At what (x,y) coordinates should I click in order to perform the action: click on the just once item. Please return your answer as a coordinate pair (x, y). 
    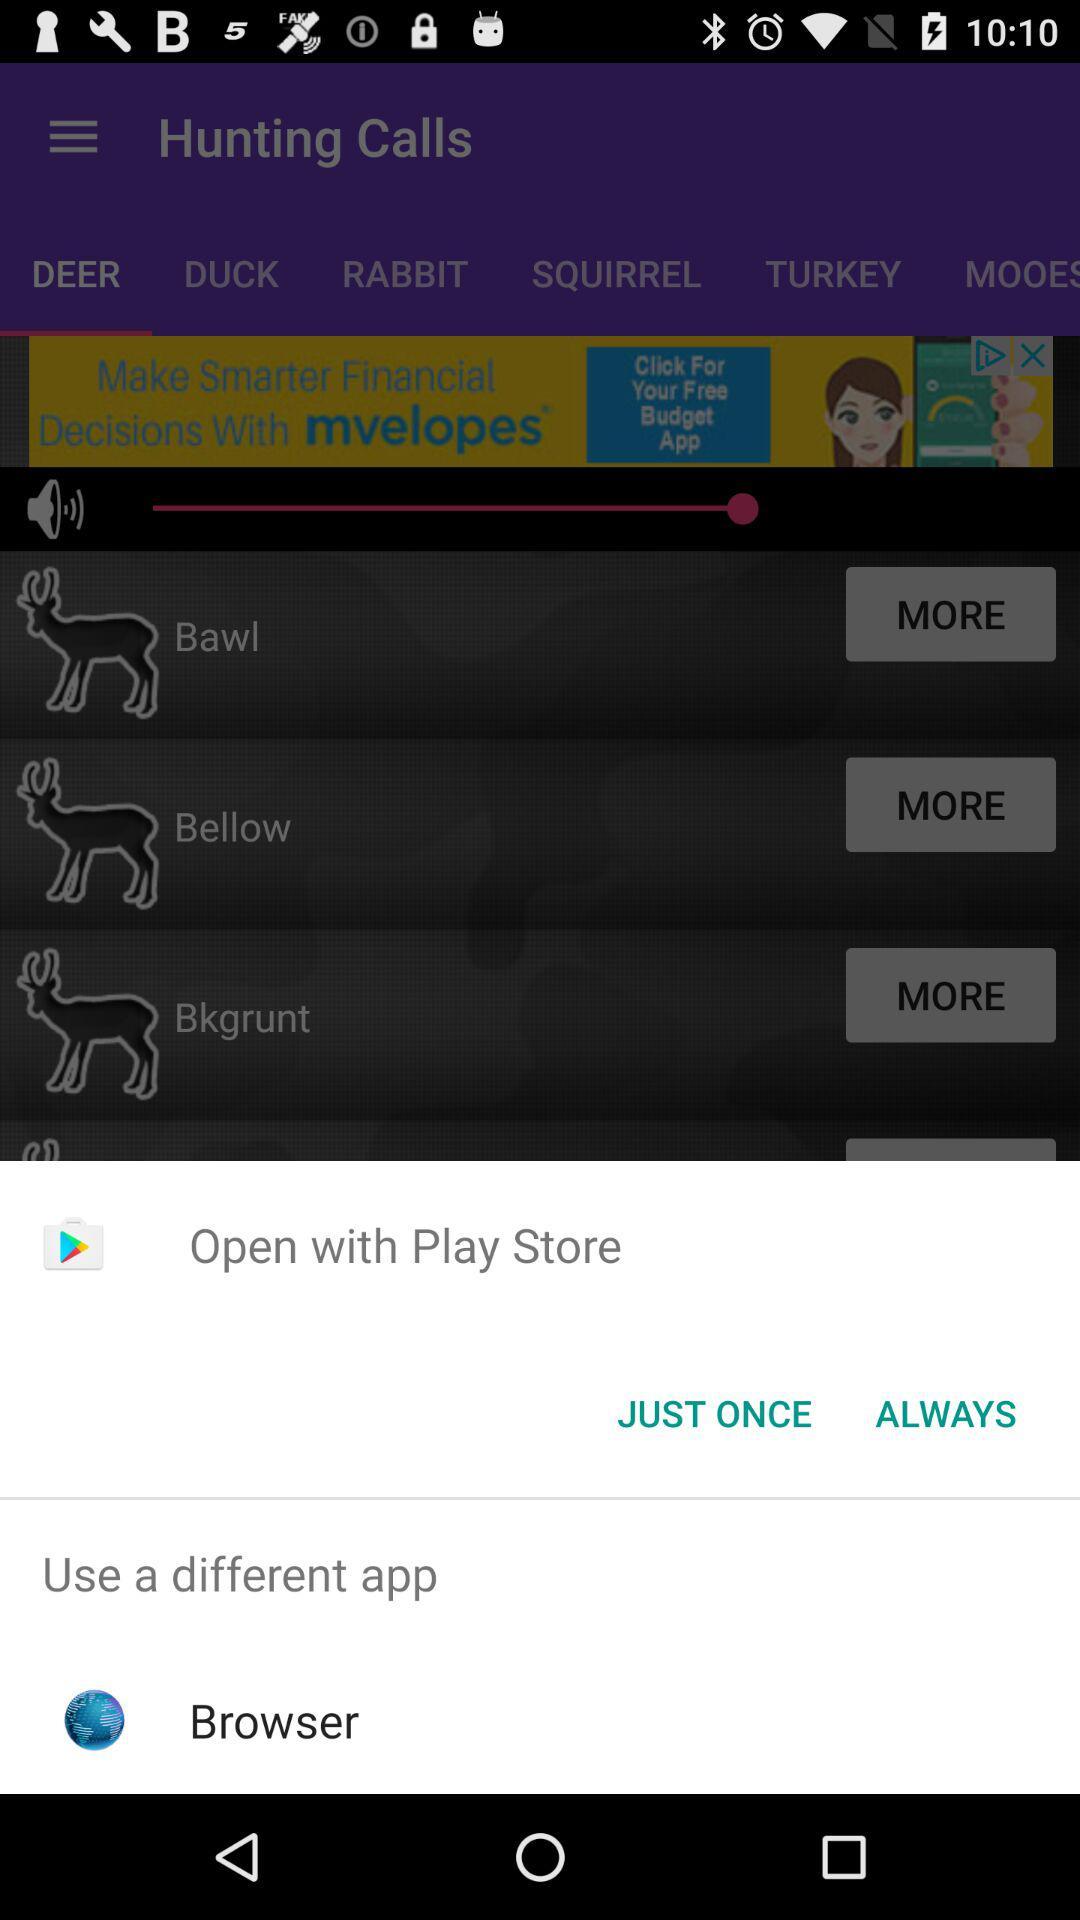
    Looking at the image, I should click on (713, 1411).